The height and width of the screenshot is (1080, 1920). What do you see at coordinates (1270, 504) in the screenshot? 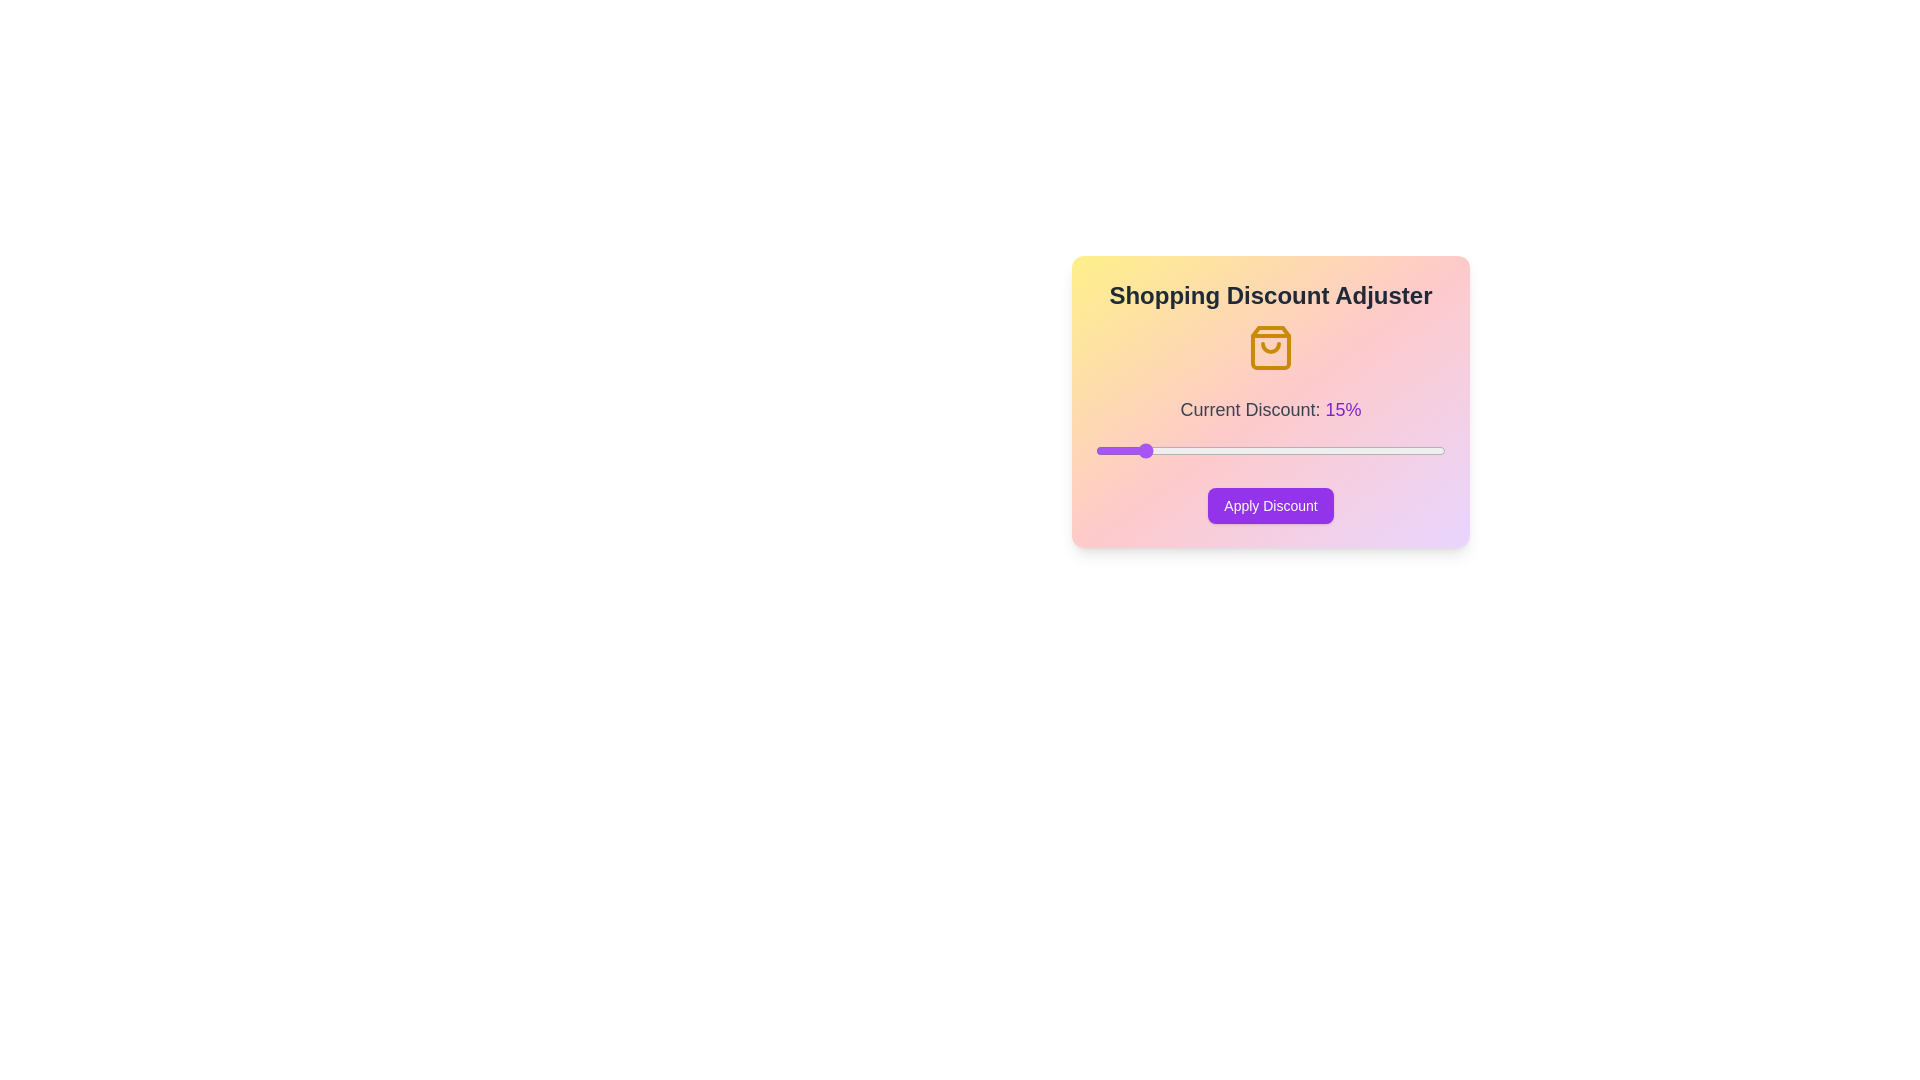
I see `the 'Apply Discount' button to confirm the discount` at bounding box center [1270, 504].